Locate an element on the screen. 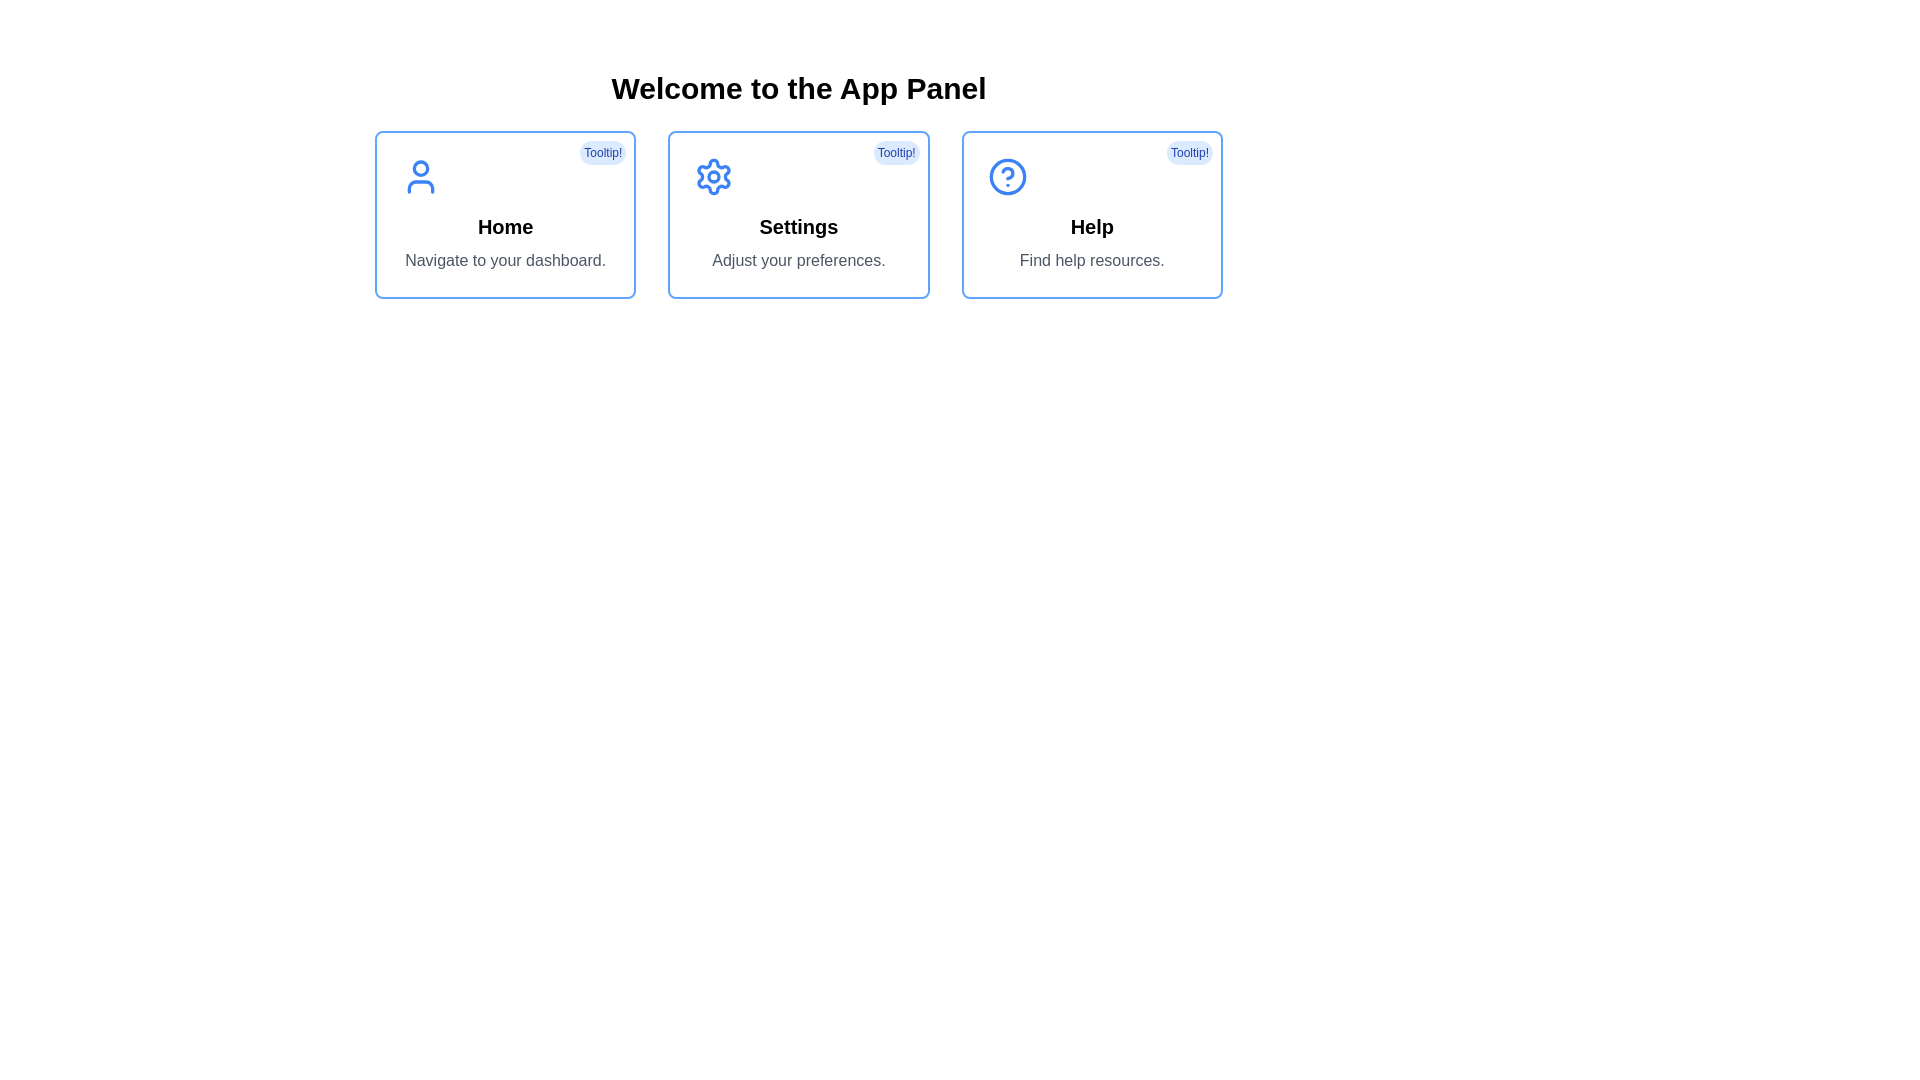  the graphical circle that is part of the user icon within the first card labeled 'Home' is located at coordinates (420, 167).